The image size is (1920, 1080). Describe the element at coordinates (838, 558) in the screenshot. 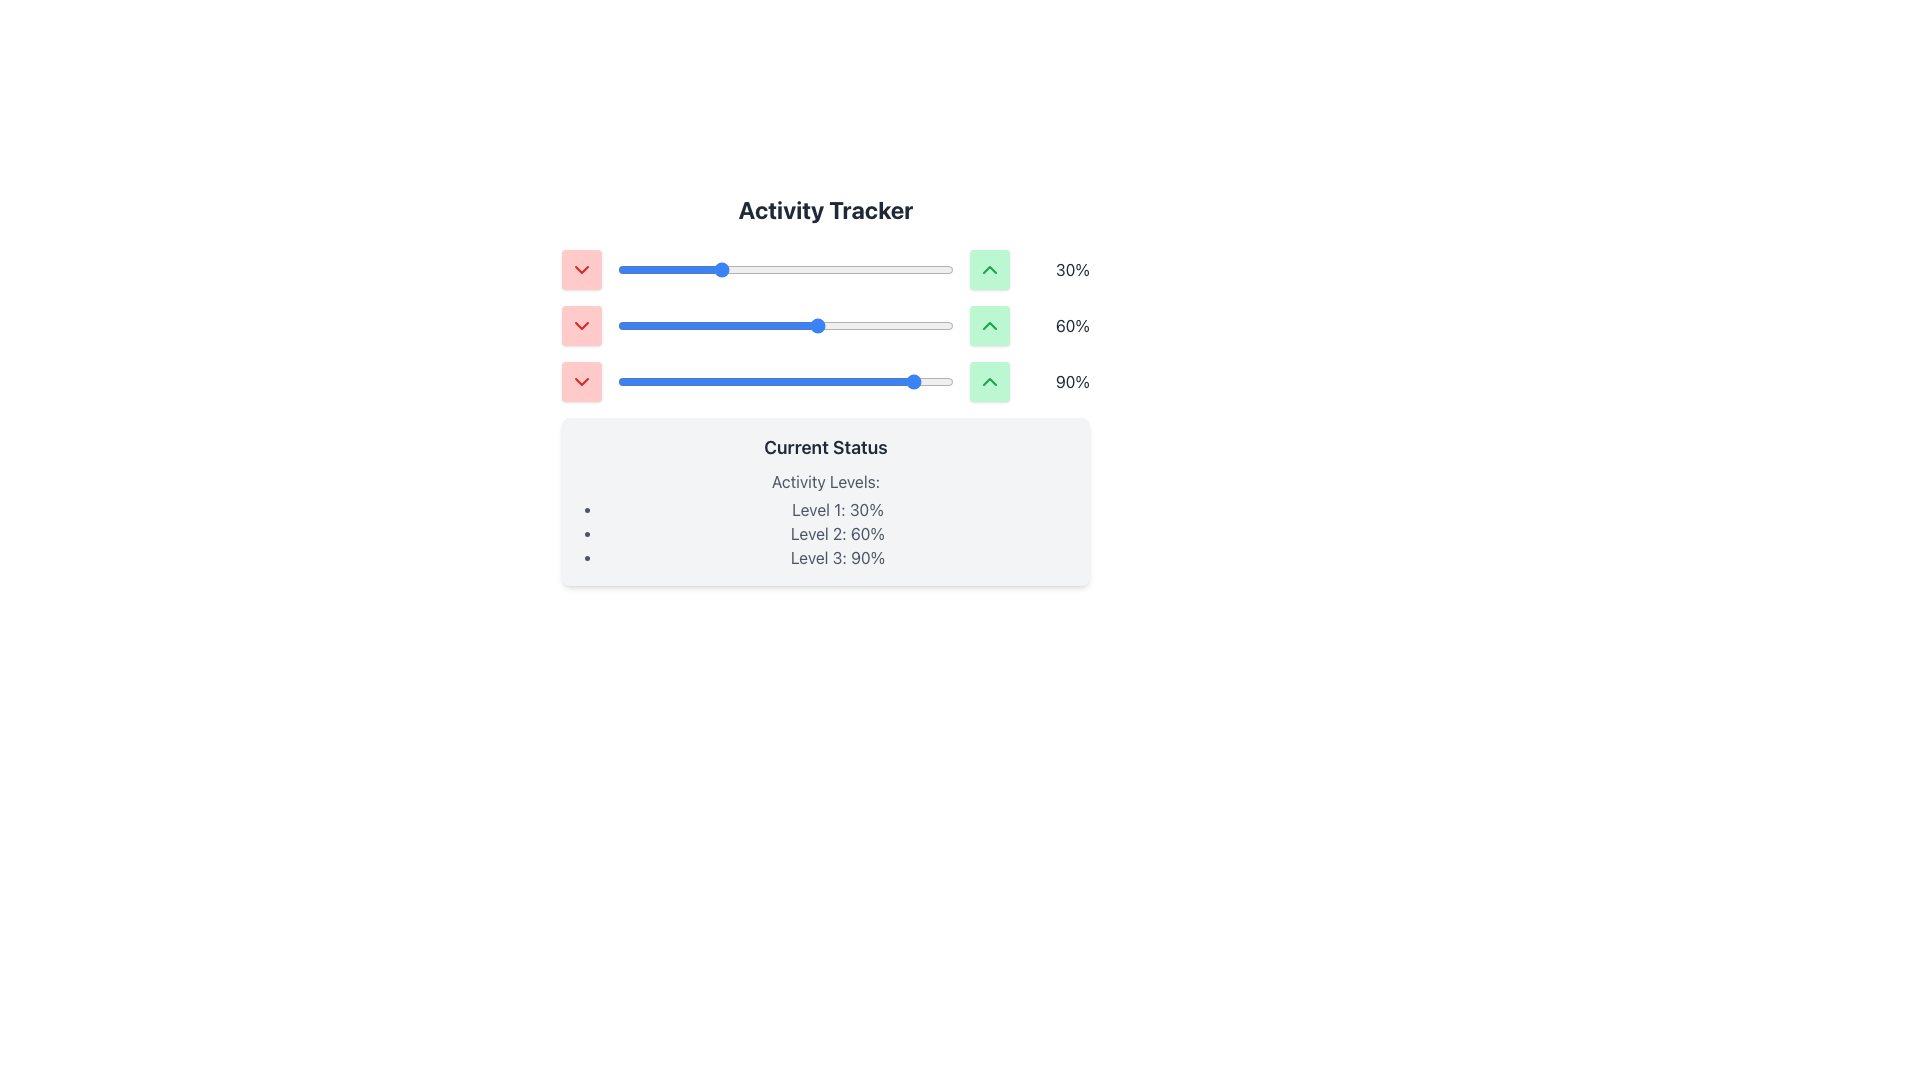

I see `the static text label indicating 'Level 3: 90%' within the 'Current Status' section of the 'Activity Tracker'` at that location.